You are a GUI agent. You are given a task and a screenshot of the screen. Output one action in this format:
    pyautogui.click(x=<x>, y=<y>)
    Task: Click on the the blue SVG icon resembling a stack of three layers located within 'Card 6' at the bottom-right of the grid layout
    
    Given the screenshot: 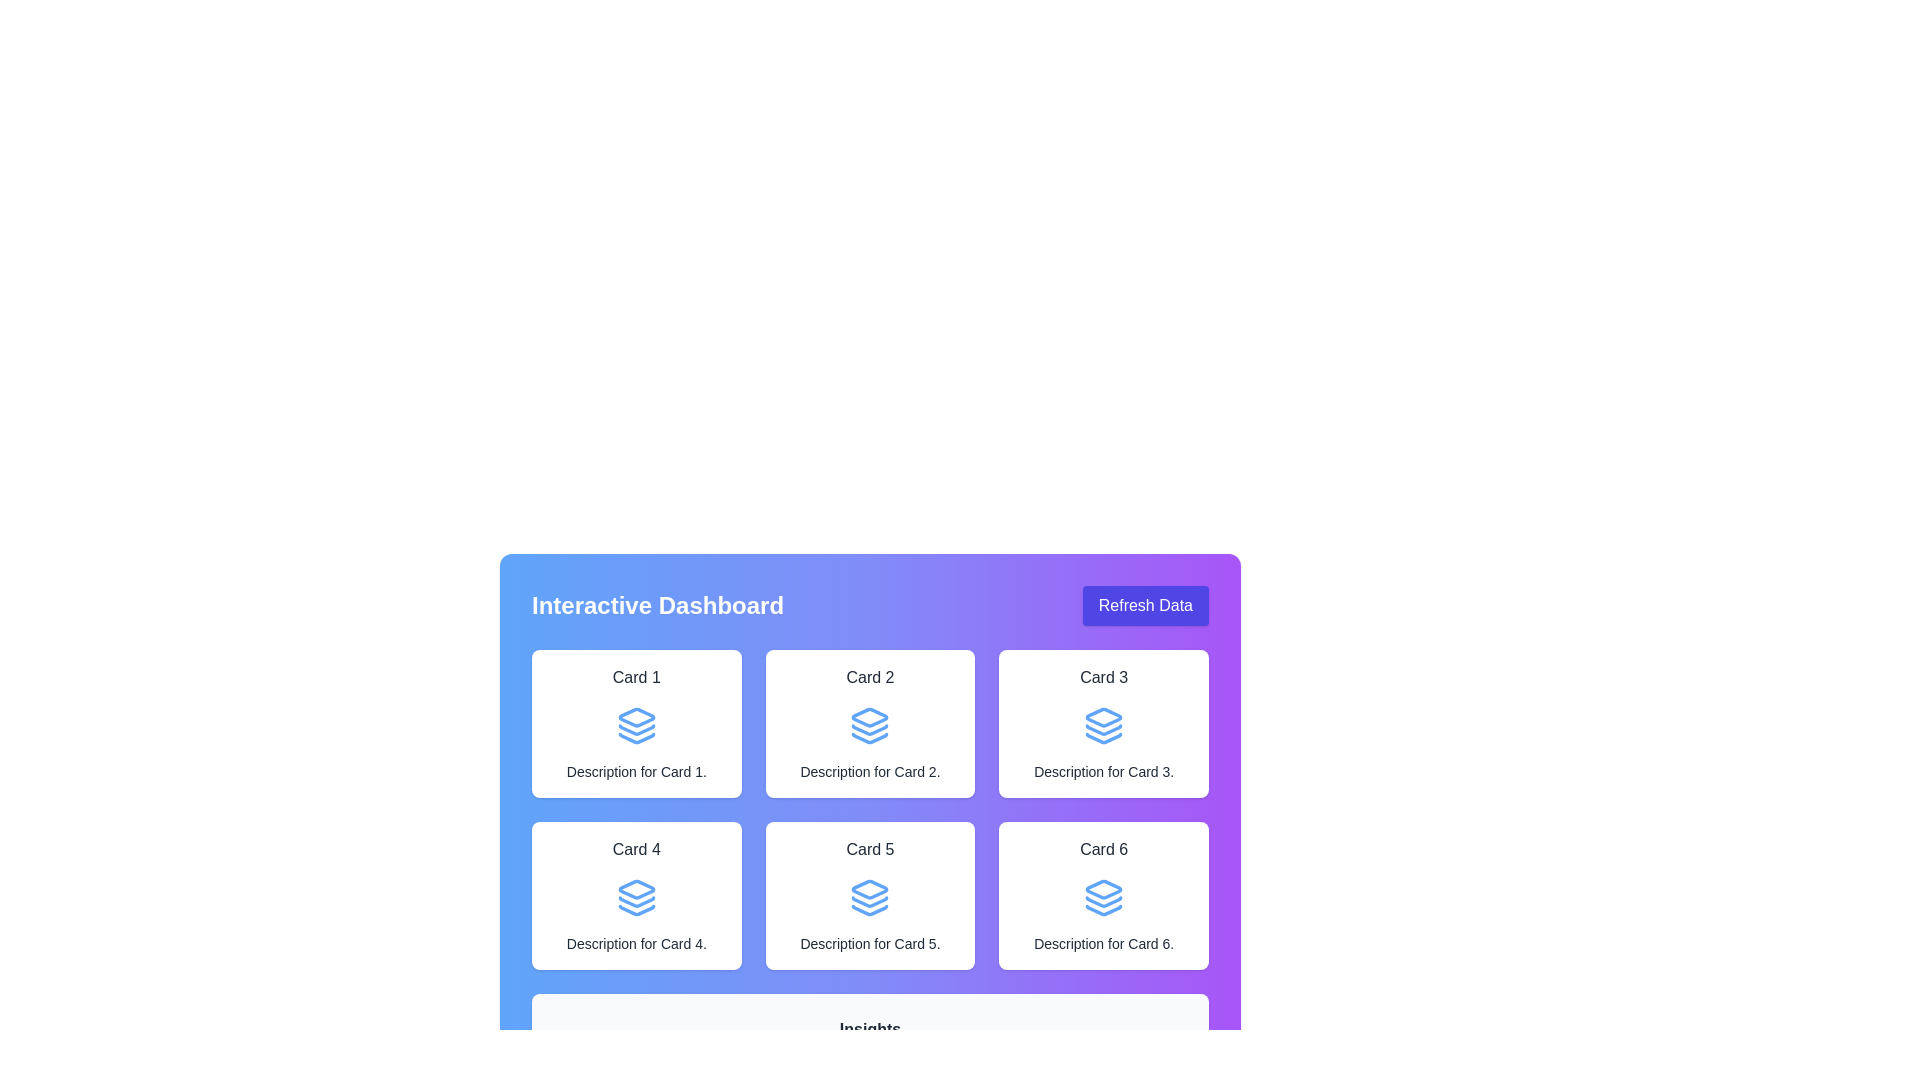 What is the action you would take?
    pyautogui.click(x=1103, y=897)
    